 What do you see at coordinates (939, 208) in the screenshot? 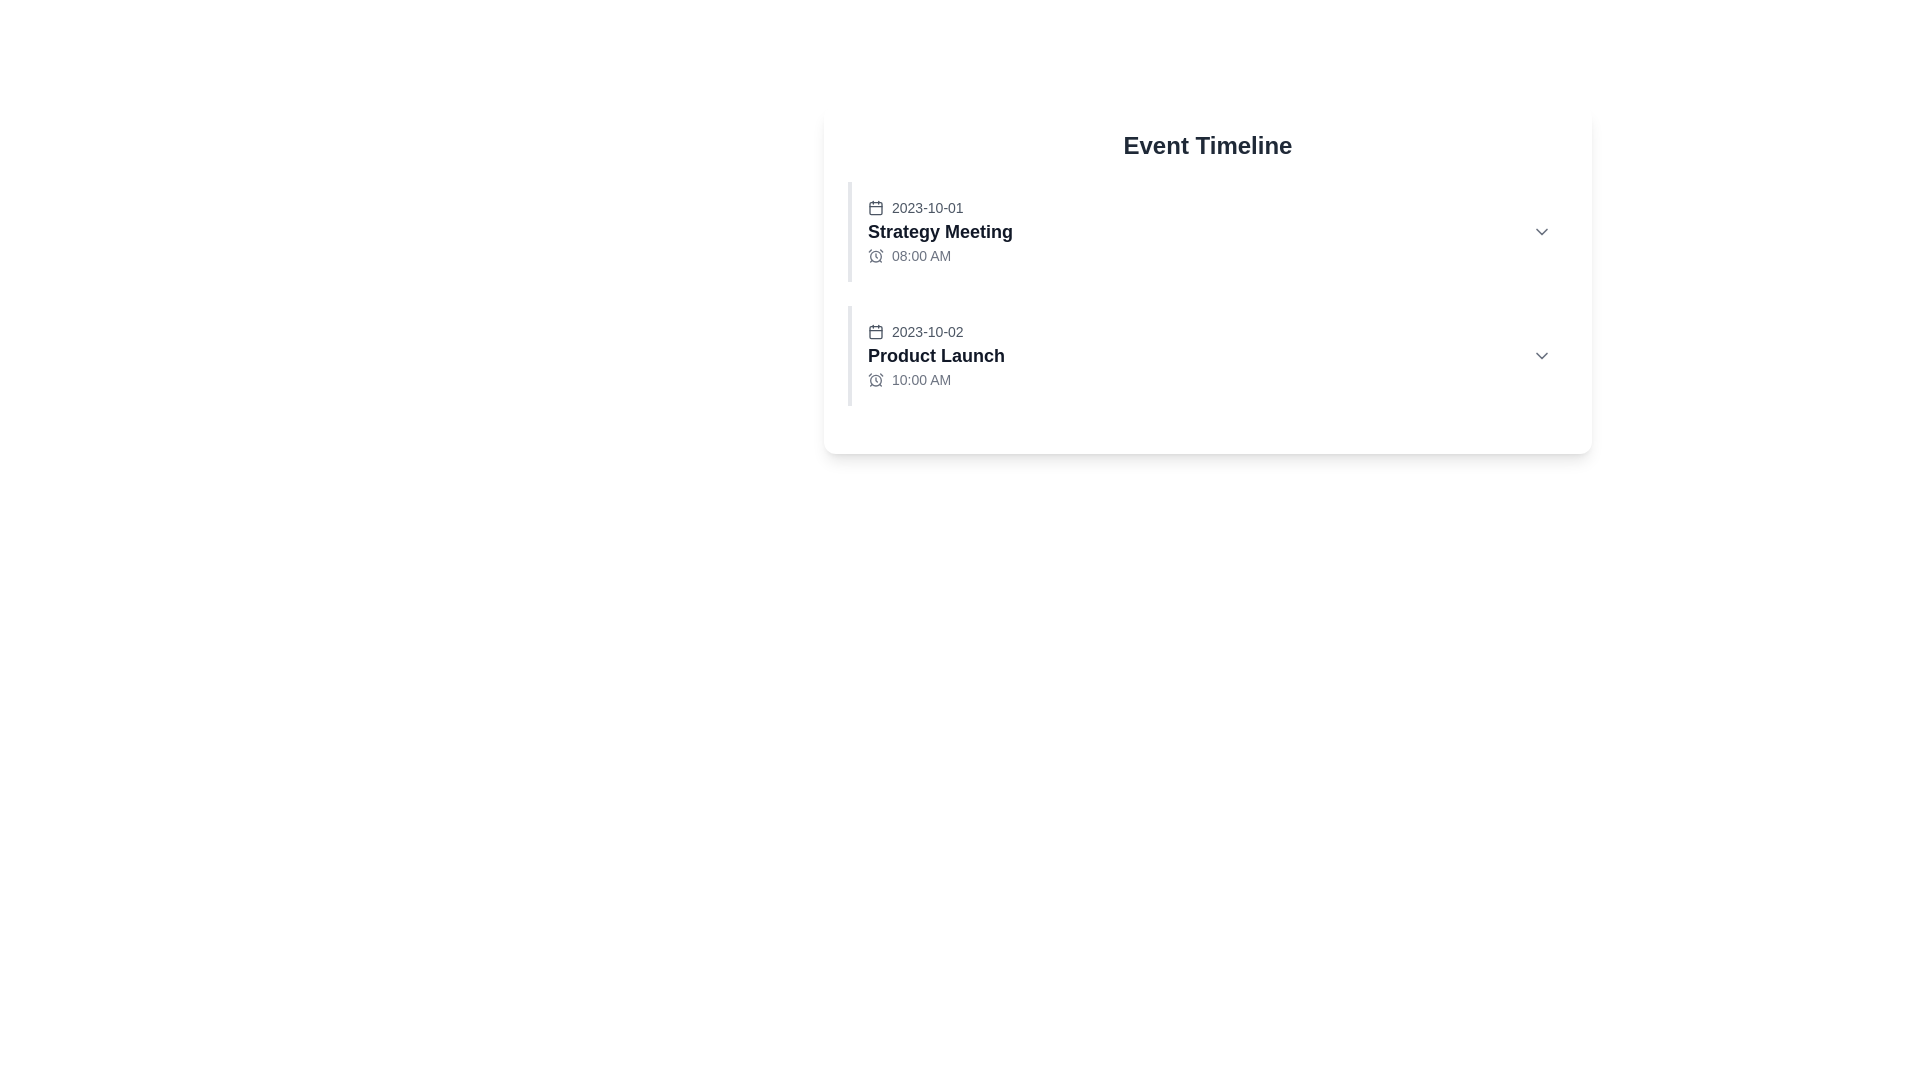
I see `date text '2023-10-01' displayed in a small gray font, positioned near the top of the list-like section alongside an inline calendar icon` at bounding box center [939, 208].